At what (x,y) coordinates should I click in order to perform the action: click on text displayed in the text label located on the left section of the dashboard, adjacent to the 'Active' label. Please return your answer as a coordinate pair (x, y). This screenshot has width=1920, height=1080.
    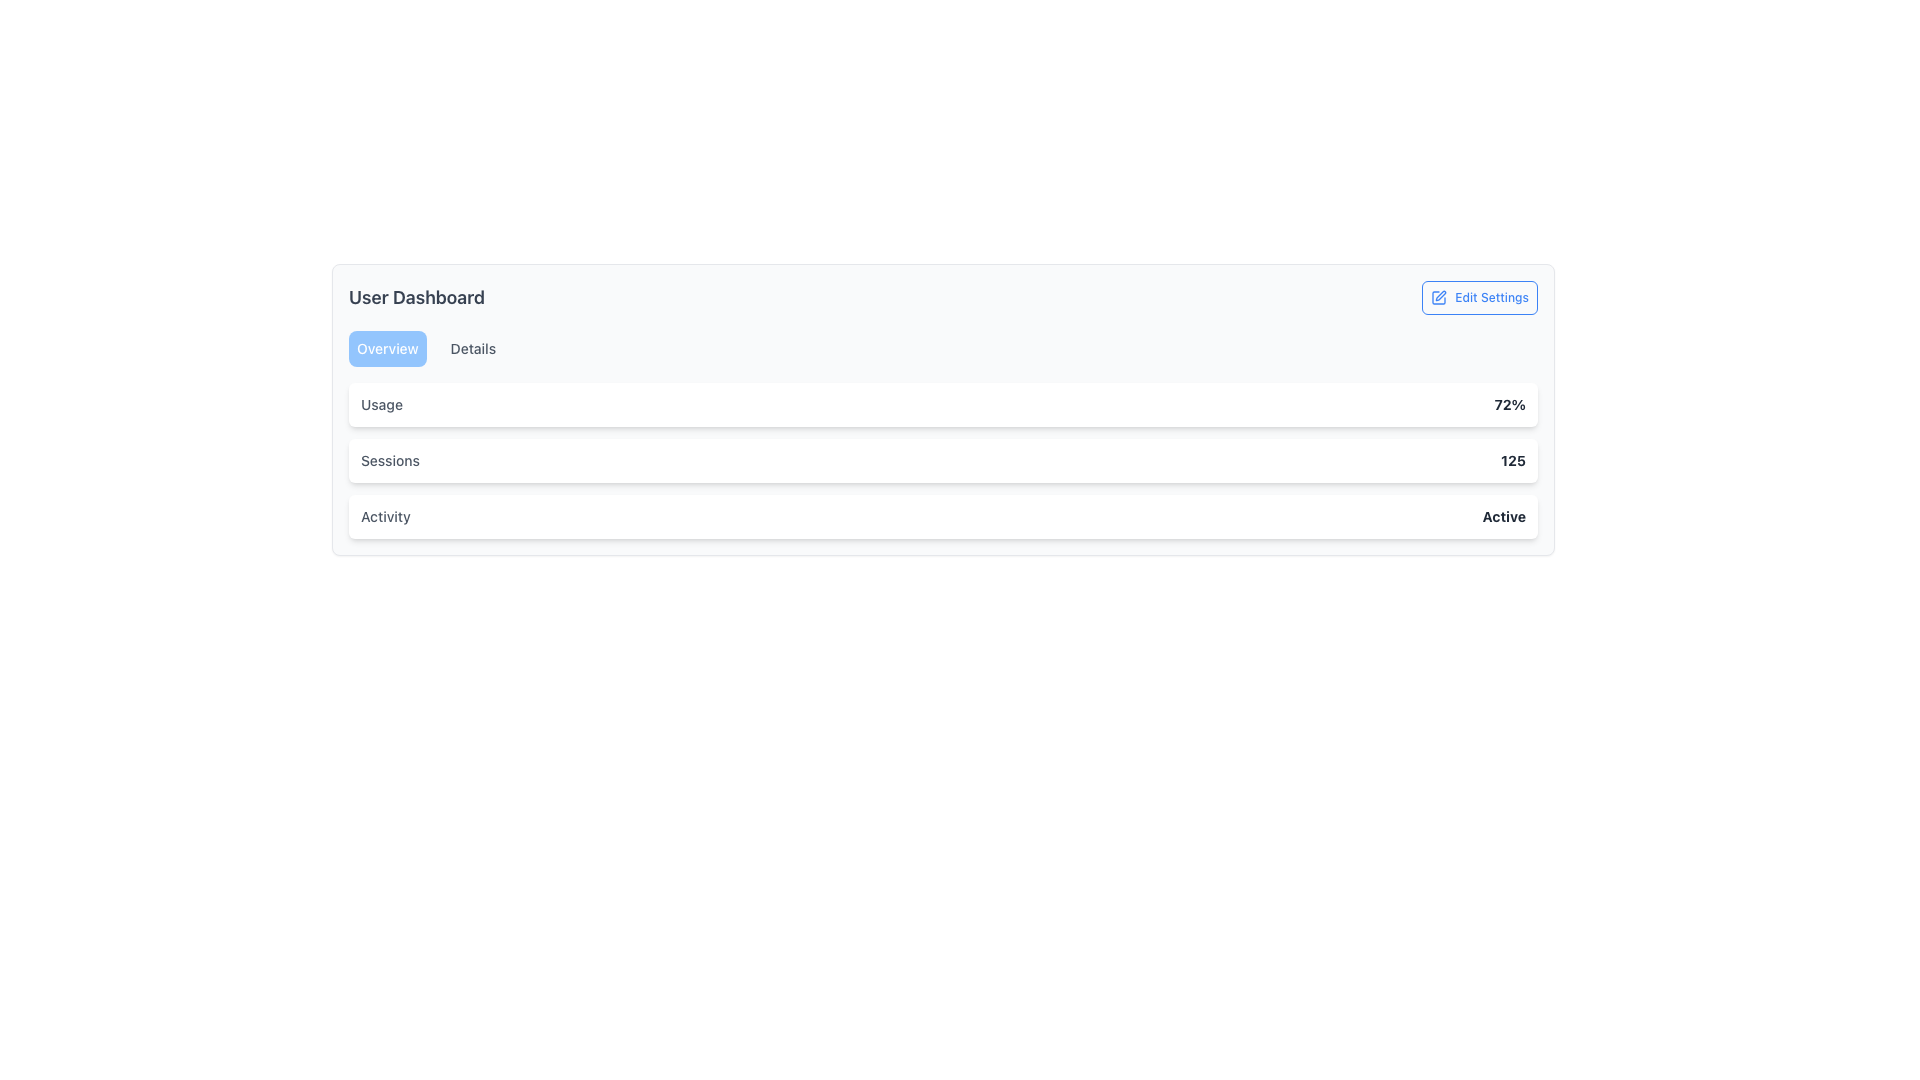
    Looking at the image, I should click on (385, 515).